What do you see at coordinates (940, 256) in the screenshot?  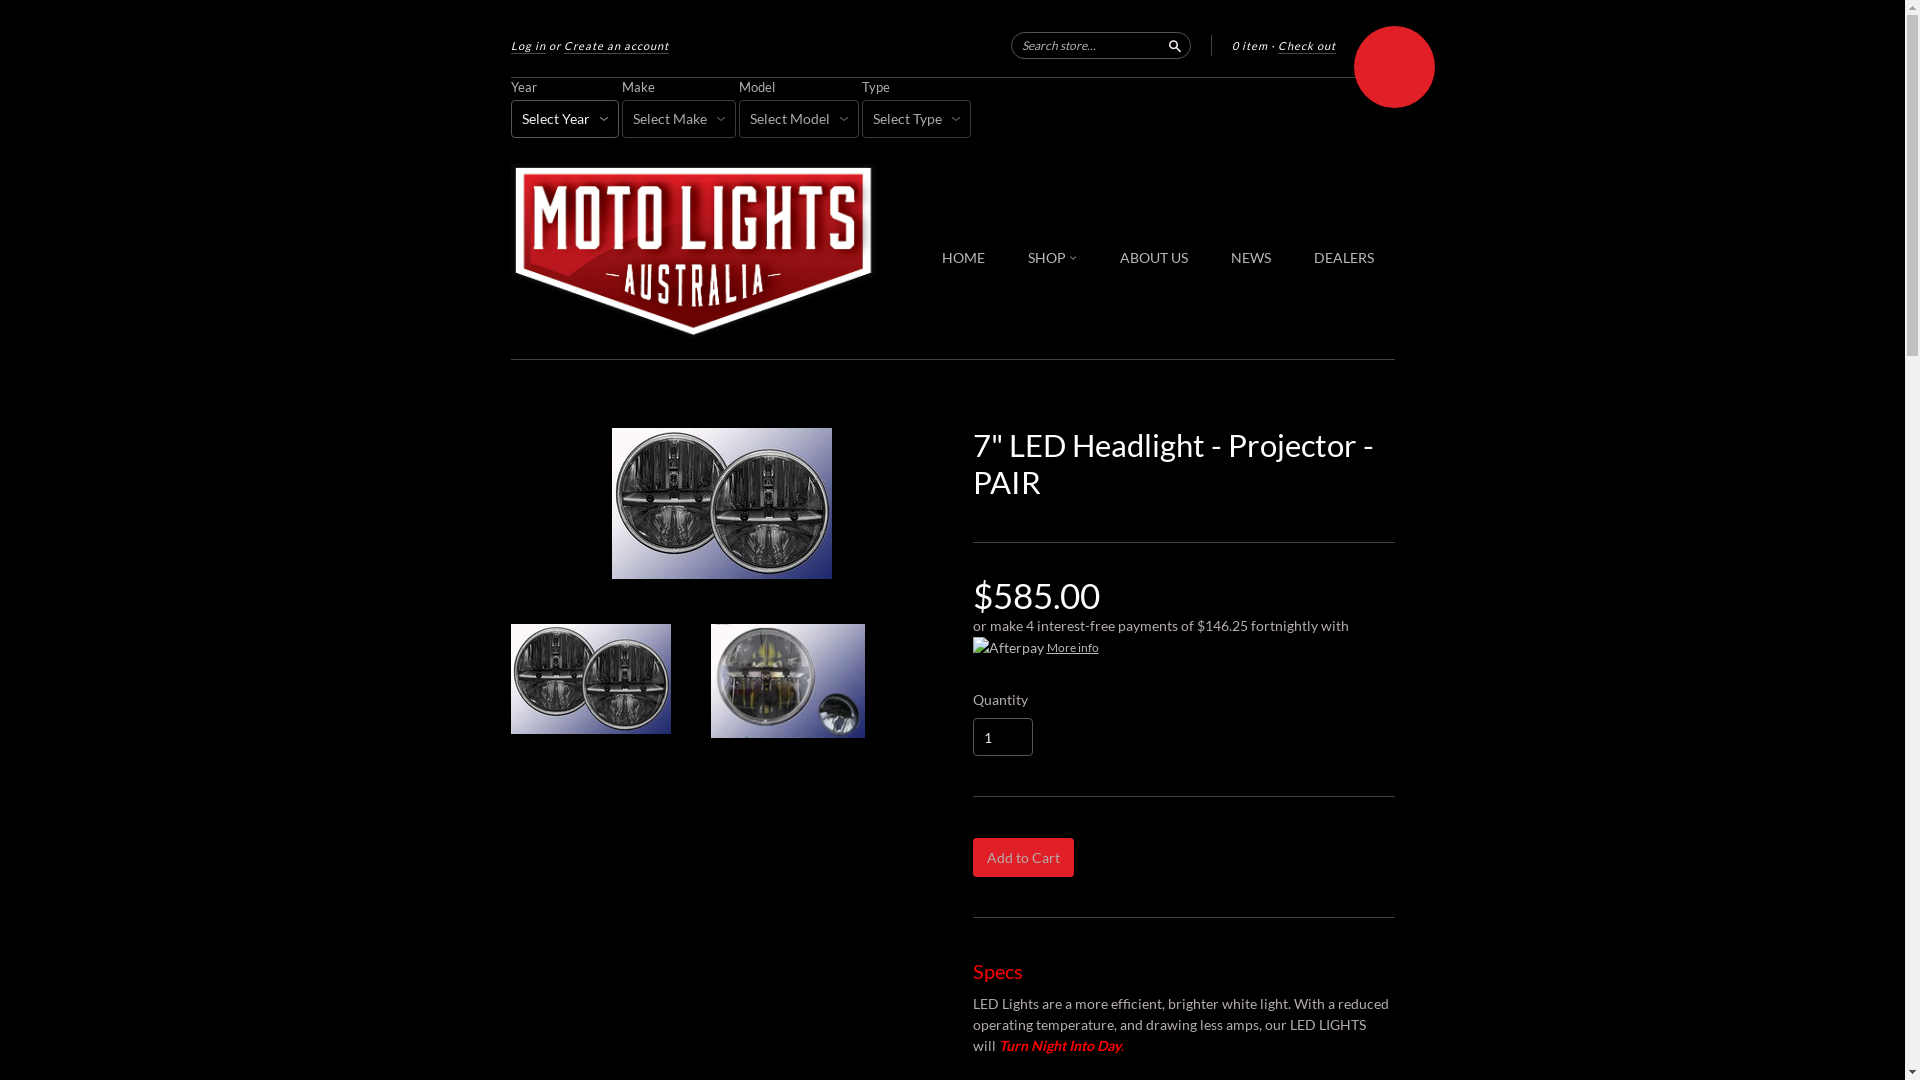 I see `'HOME'` at bounding box center [940, 256].